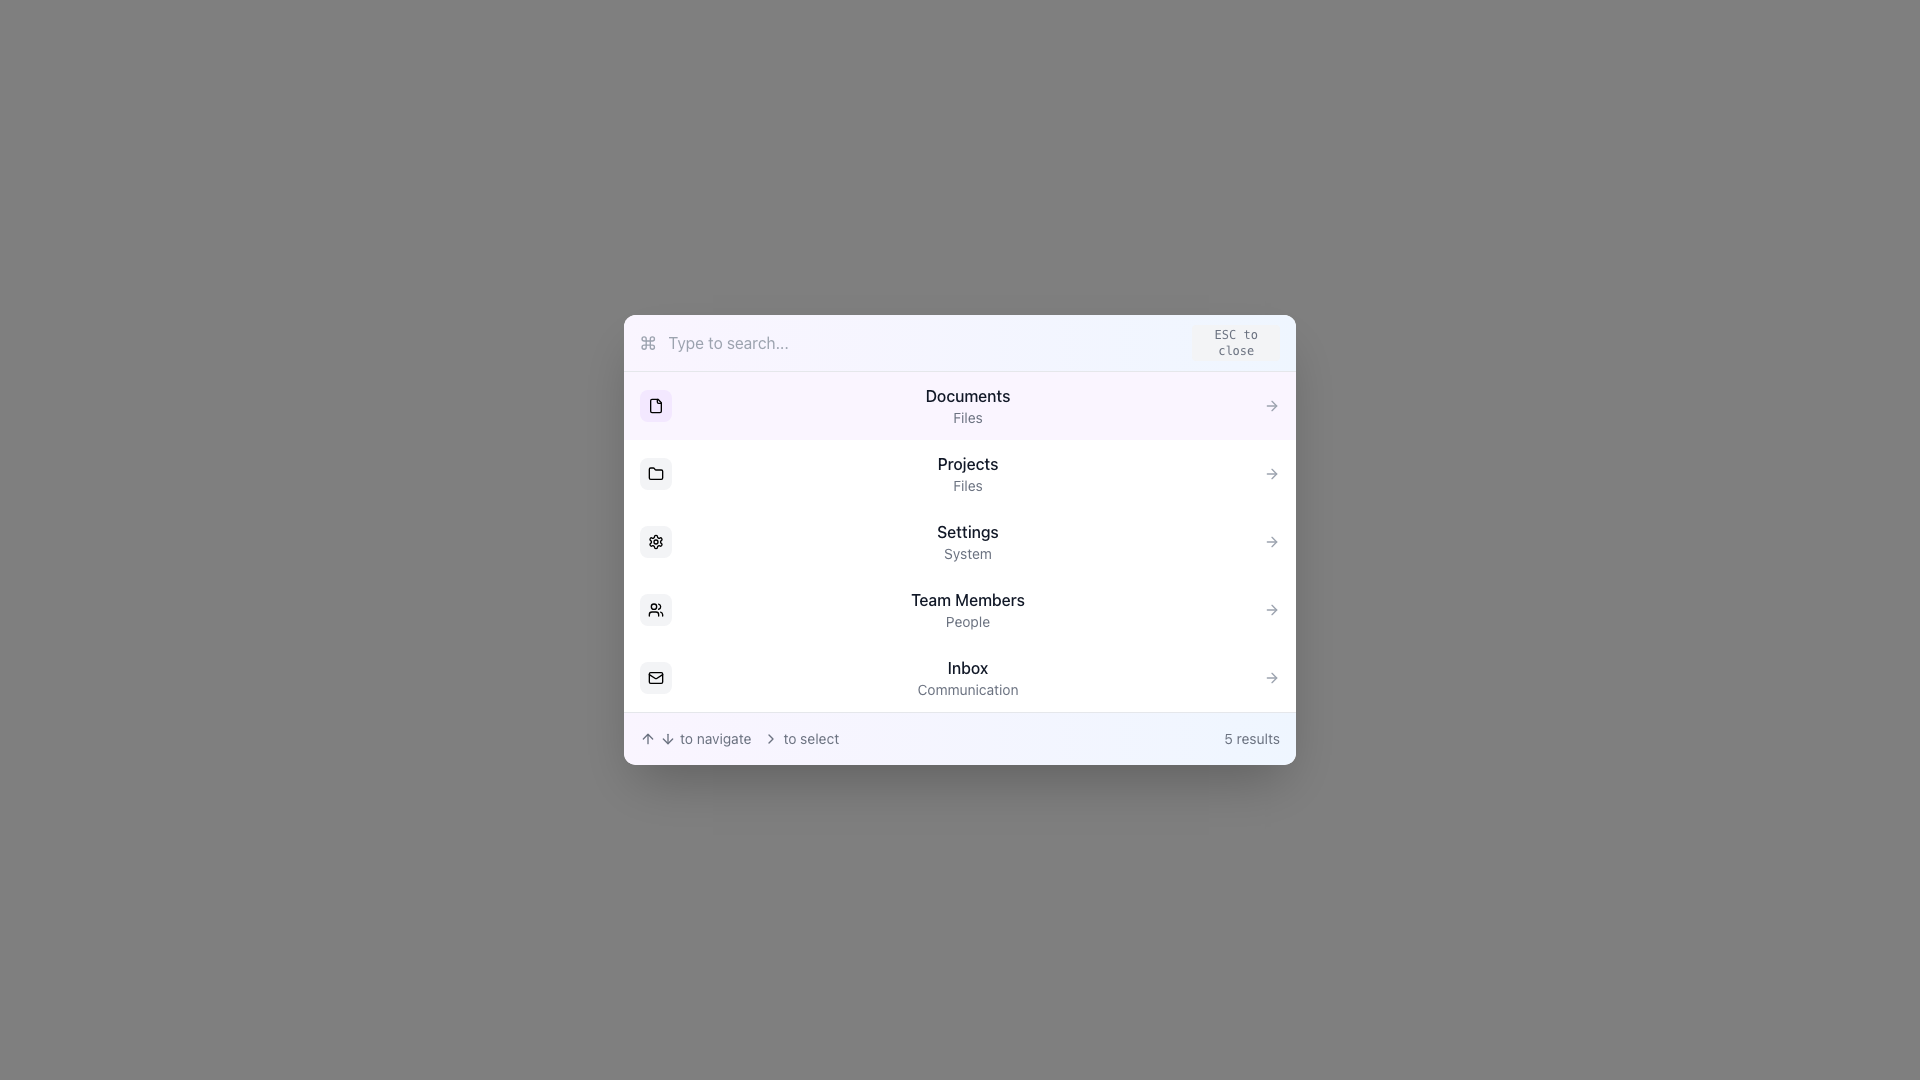 The width and height of the screenshot is (1920, 1080). I want to click on the right arrow icon next to the 'Settings' text, which indicates navigation to a related sub-menu or page, so click(1273, 542).